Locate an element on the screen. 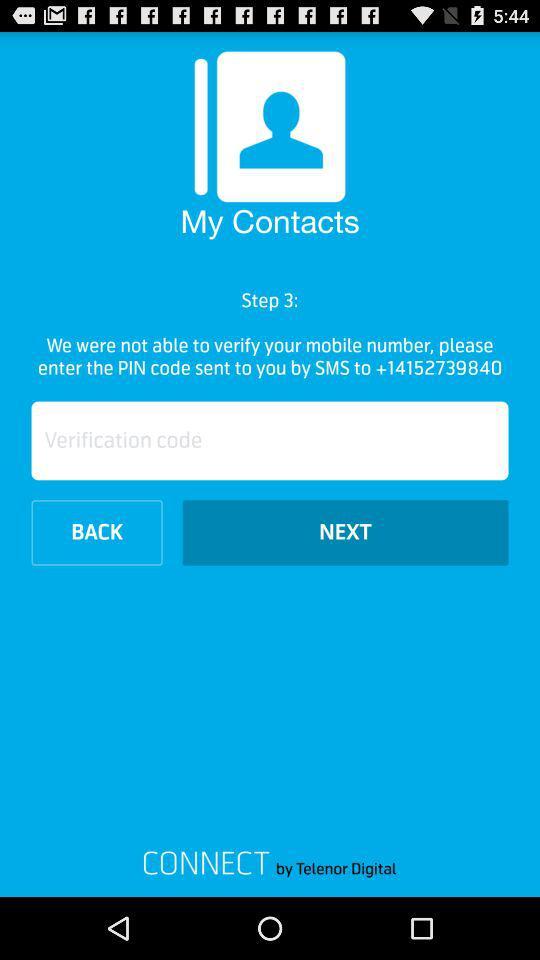 This screenshot has width=540, height=960. back item is located at coordinates (96, 531).